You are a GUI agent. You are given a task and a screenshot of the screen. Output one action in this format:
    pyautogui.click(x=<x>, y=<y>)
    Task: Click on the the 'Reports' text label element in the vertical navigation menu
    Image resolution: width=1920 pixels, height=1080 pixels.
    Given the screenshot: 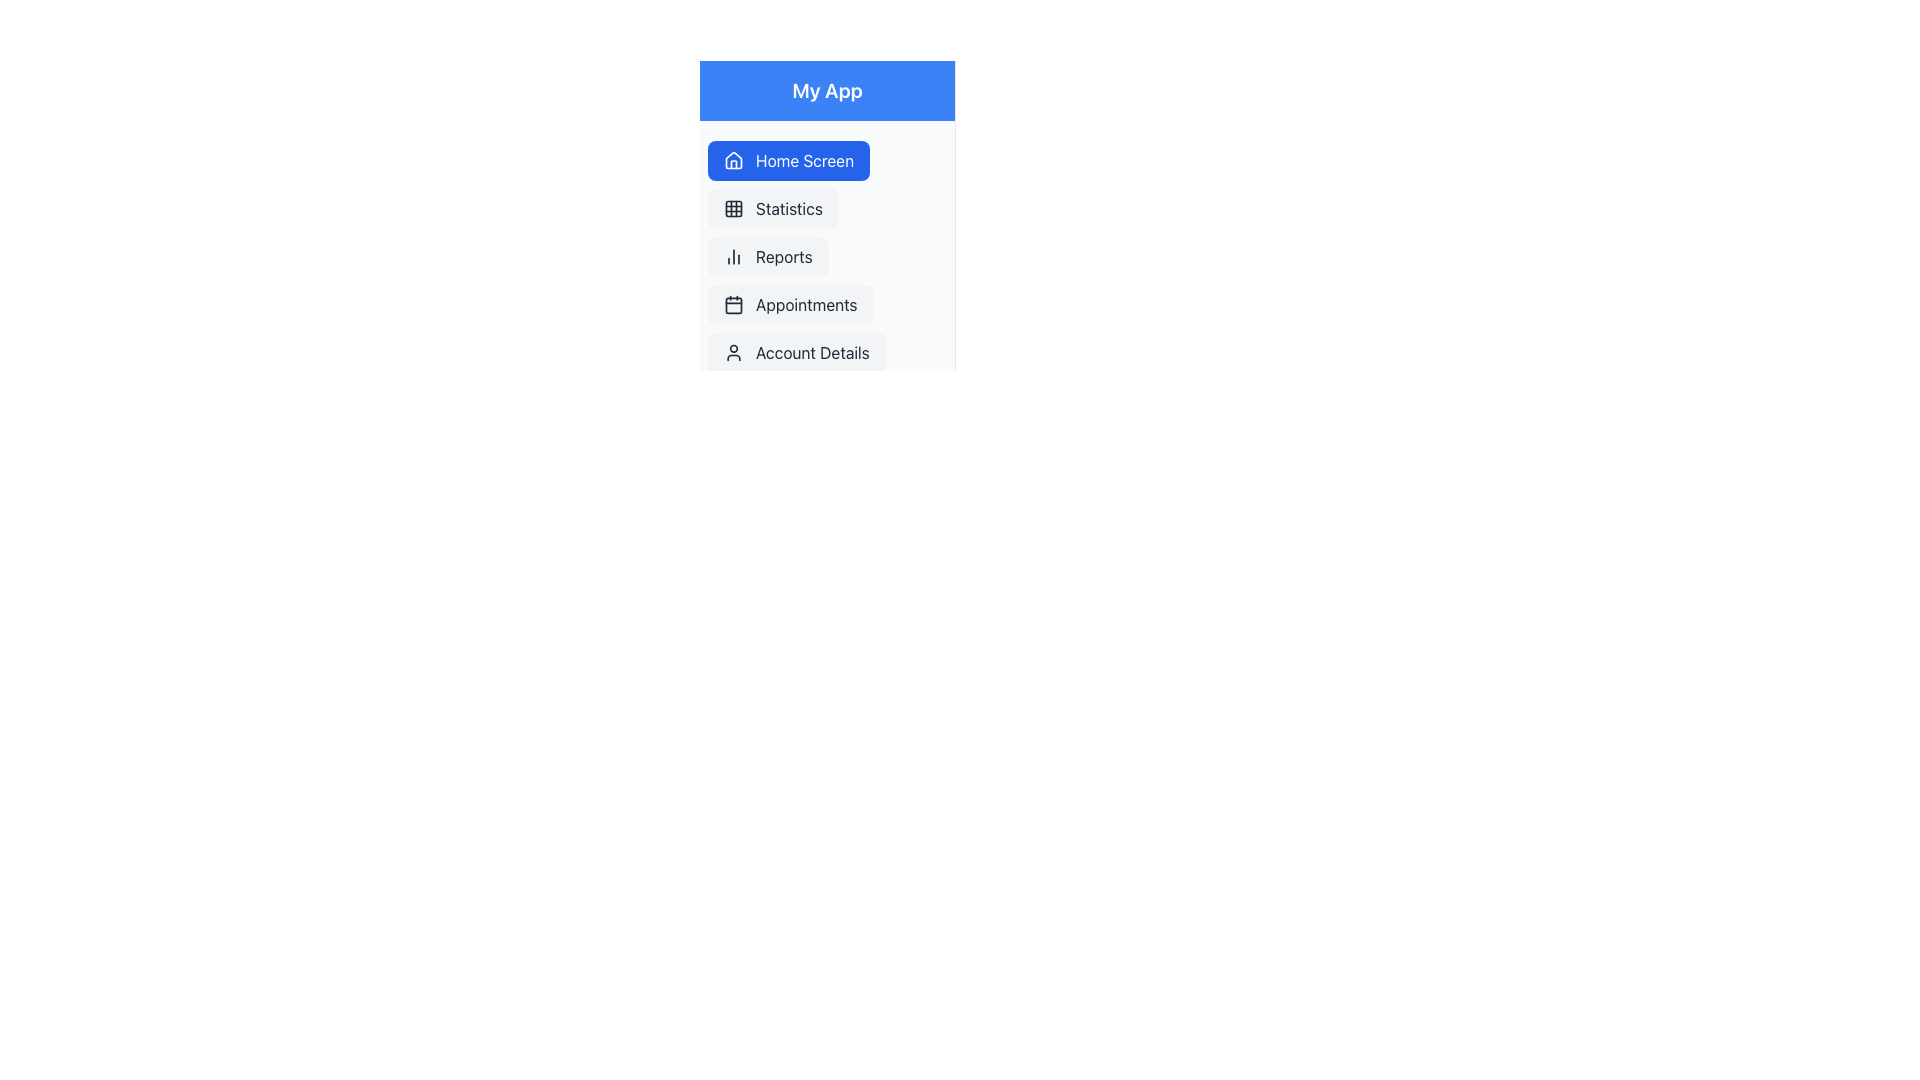 What is the action you would take?
    pyautogui.click(x=783, y=256)
    